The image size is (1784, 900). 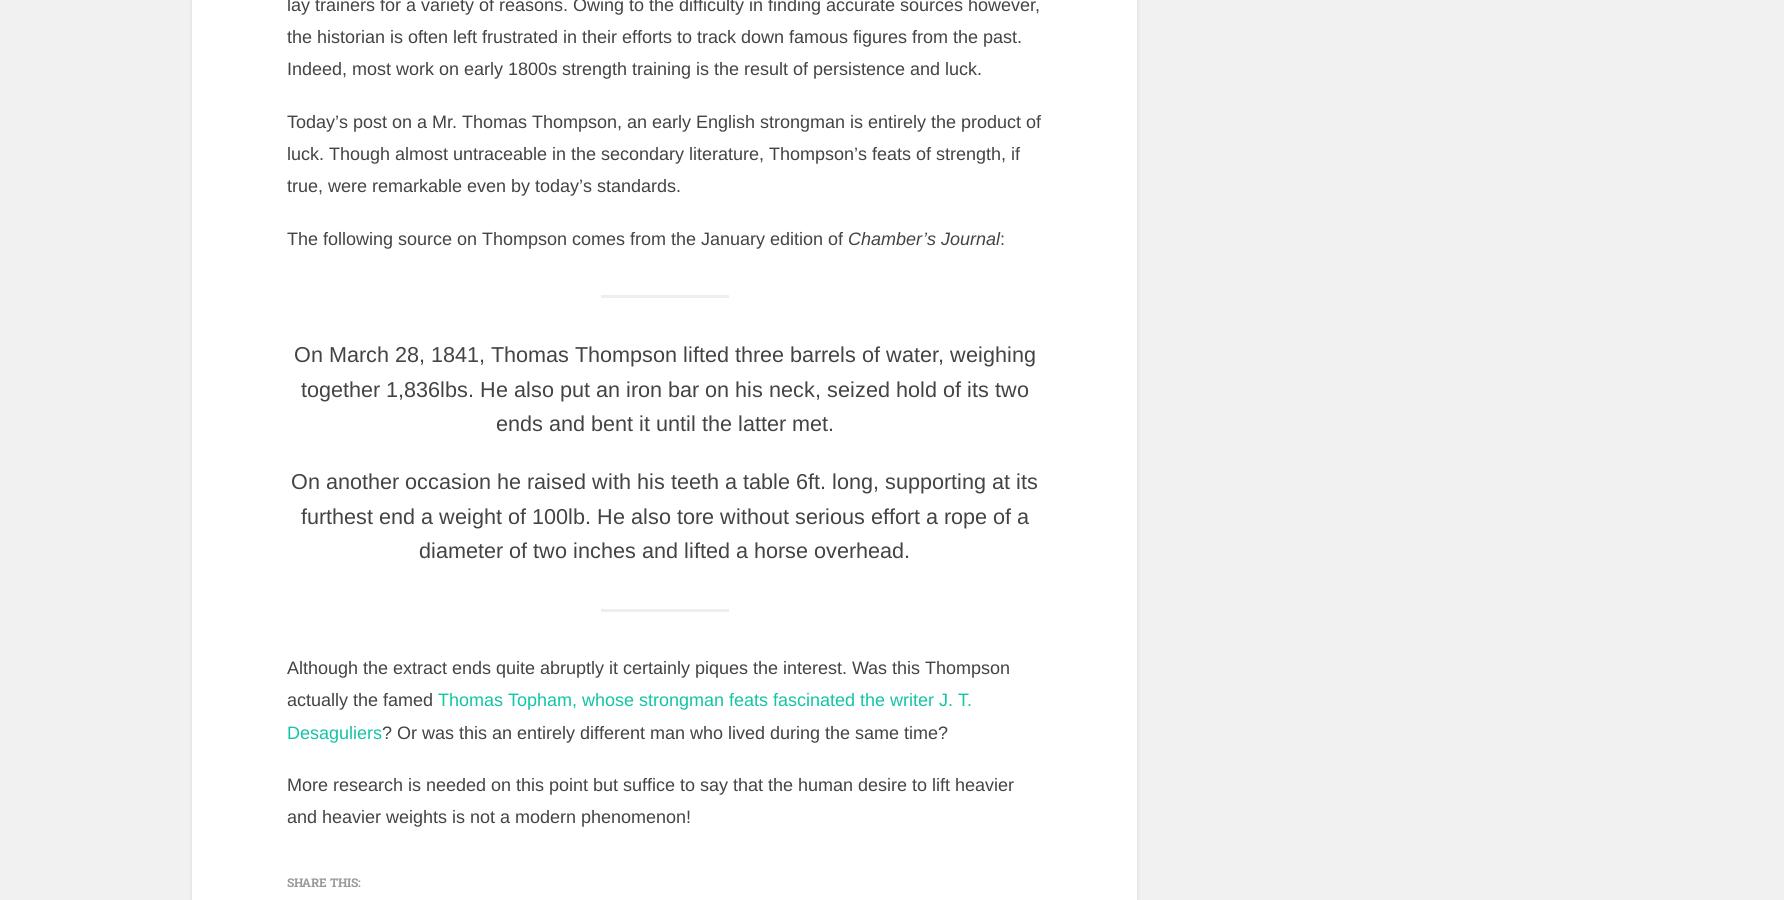 I want to click on 'Although the extract ends quite abruptly it certainly piques the interest. Was this Thompson actually the famed', so click(x=646, y=683).